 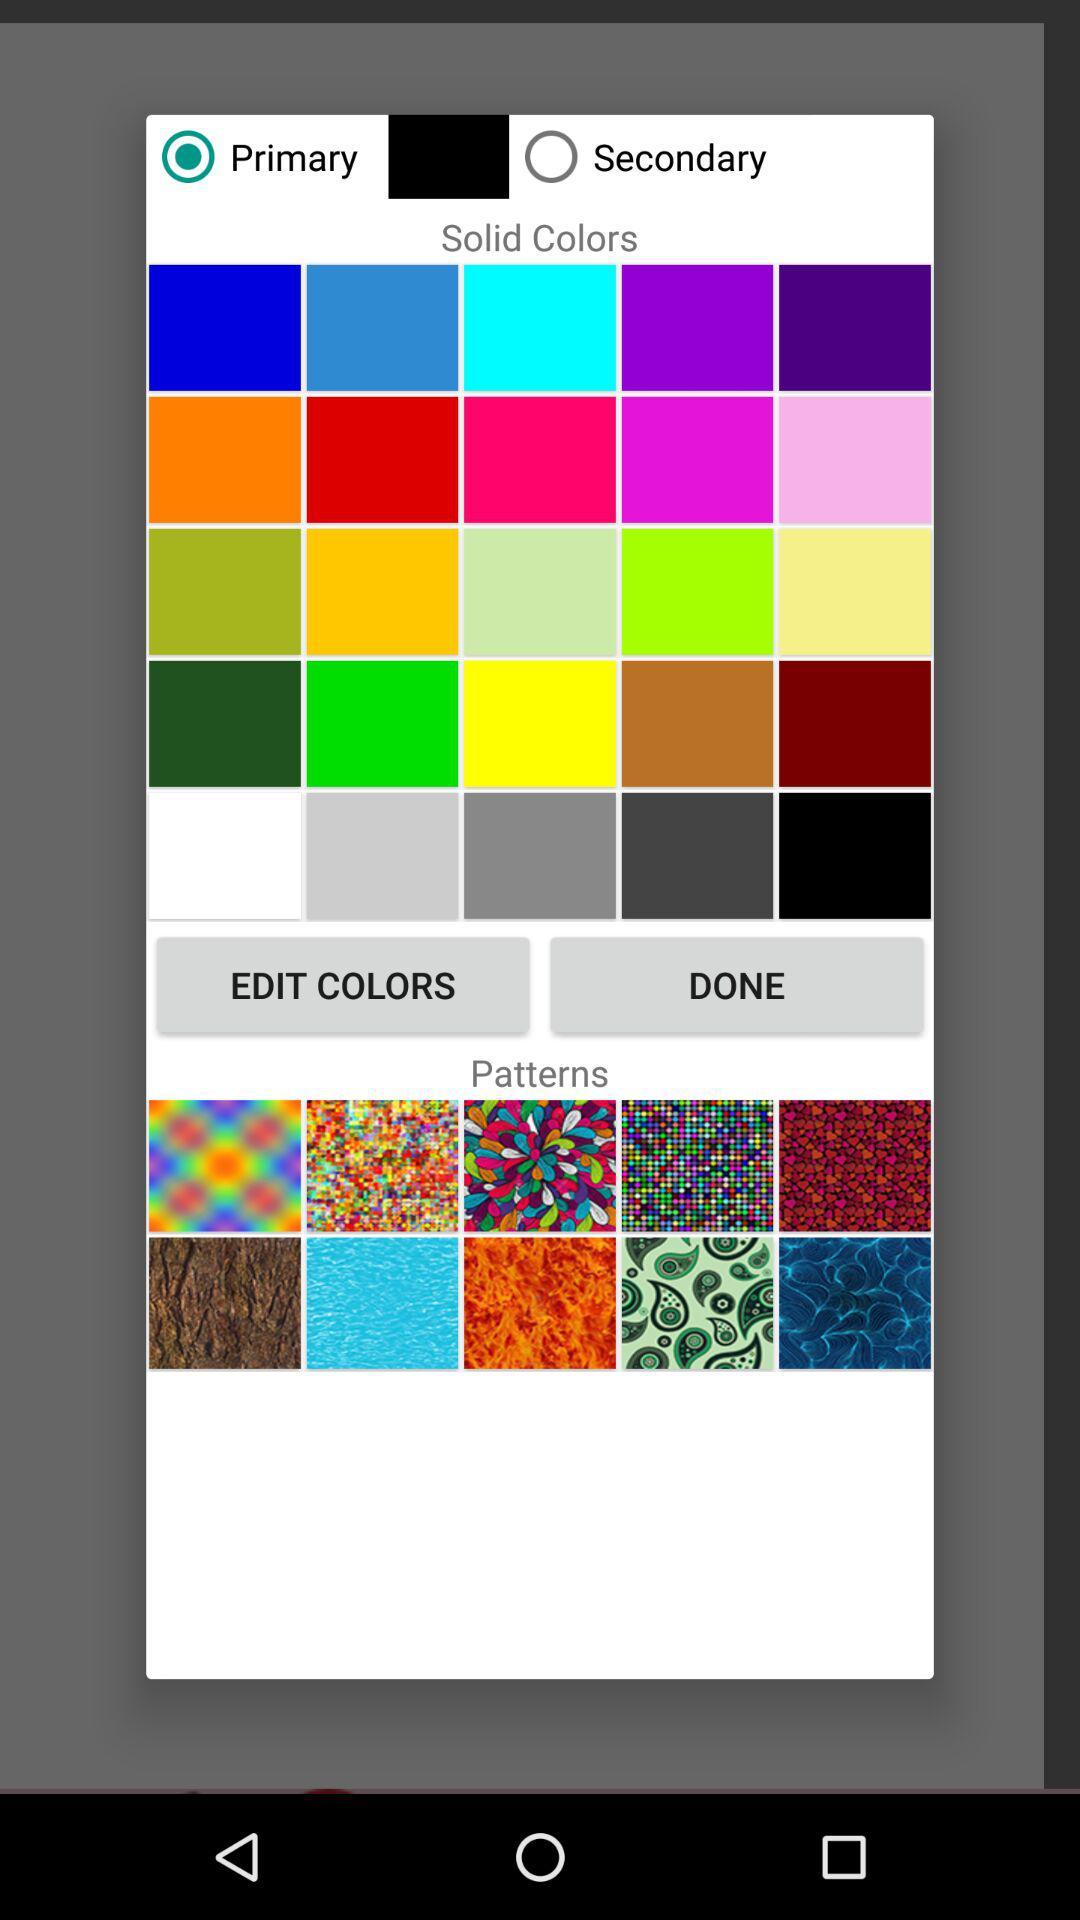 I want to click on color selector blue, so click(x=224, y=327).